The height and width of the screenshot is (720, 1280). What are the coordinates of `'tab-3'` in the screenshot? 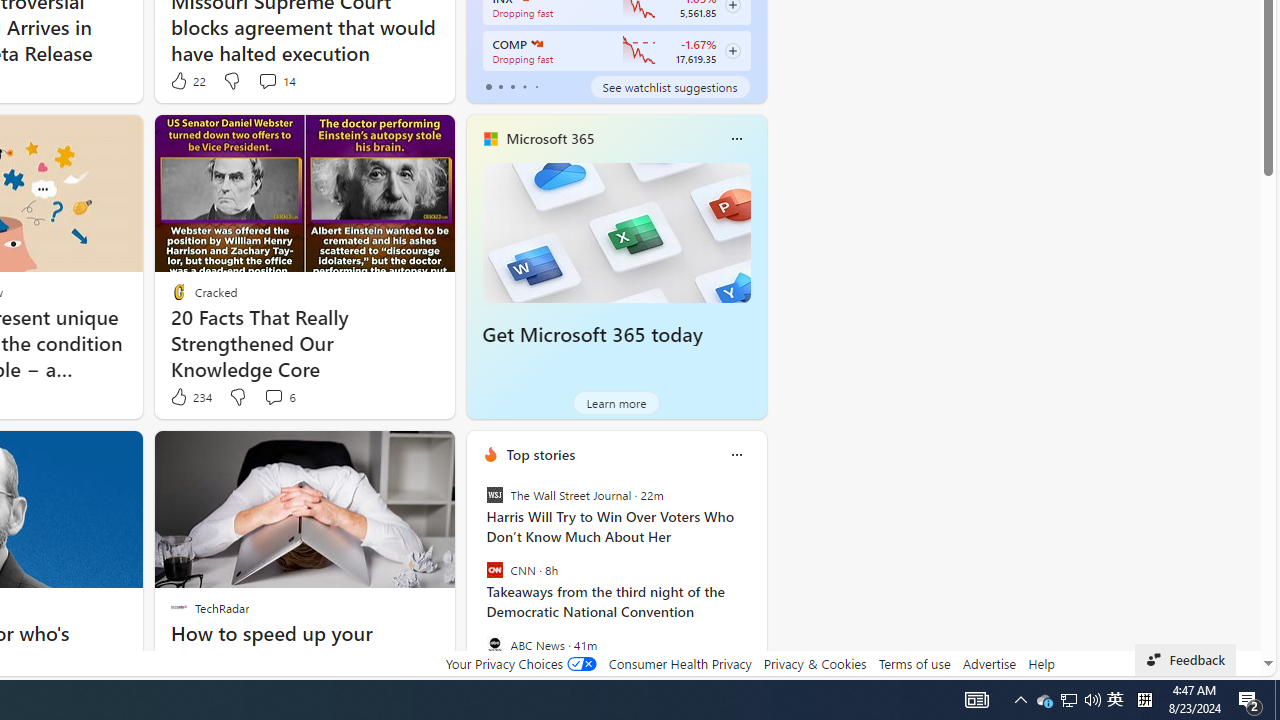 It's located at (524, 86).